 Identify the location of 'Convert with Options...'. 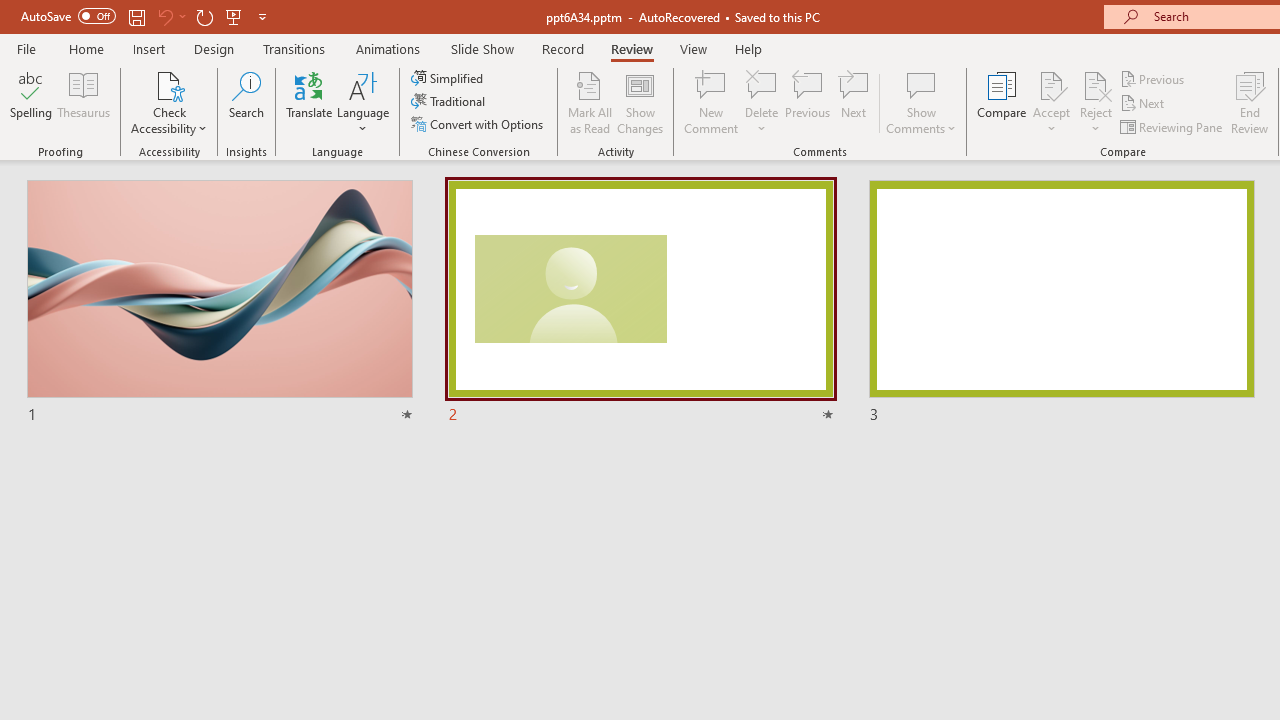
(478, 124).